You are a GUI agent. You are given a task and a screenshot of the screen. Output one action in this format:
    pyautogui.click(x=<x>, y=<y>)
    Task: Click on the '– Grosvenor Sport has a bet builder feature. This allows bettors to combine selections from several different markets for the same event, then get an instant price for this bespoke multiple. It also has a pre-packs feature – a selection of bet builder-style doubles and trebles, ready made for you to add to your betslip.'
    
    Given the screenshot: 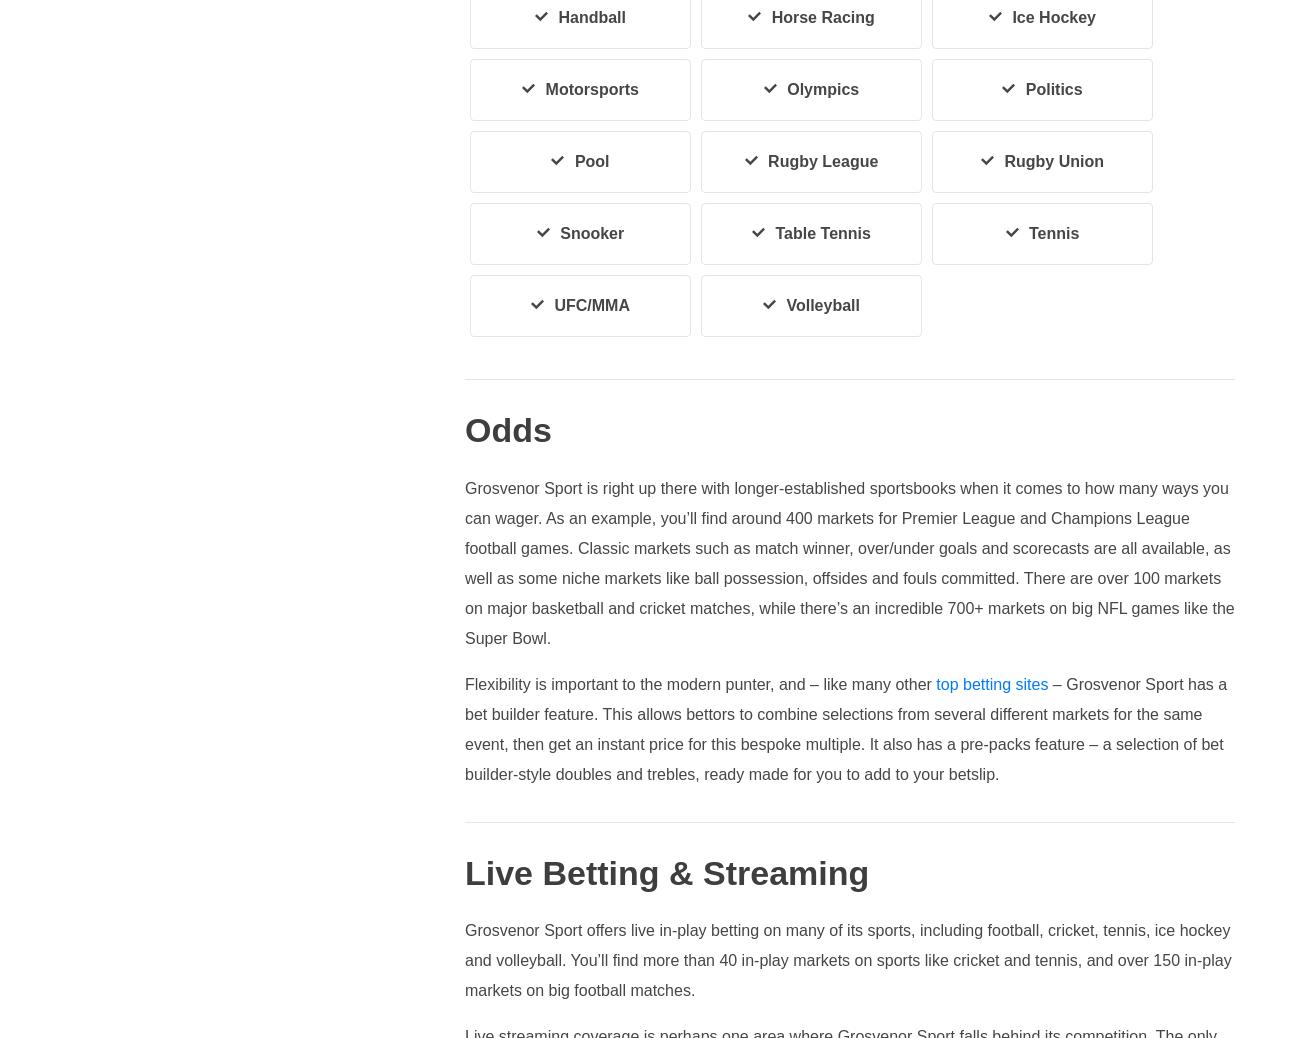 What is the action you would take?
    pyautogui.click(x=845, y=727)
    